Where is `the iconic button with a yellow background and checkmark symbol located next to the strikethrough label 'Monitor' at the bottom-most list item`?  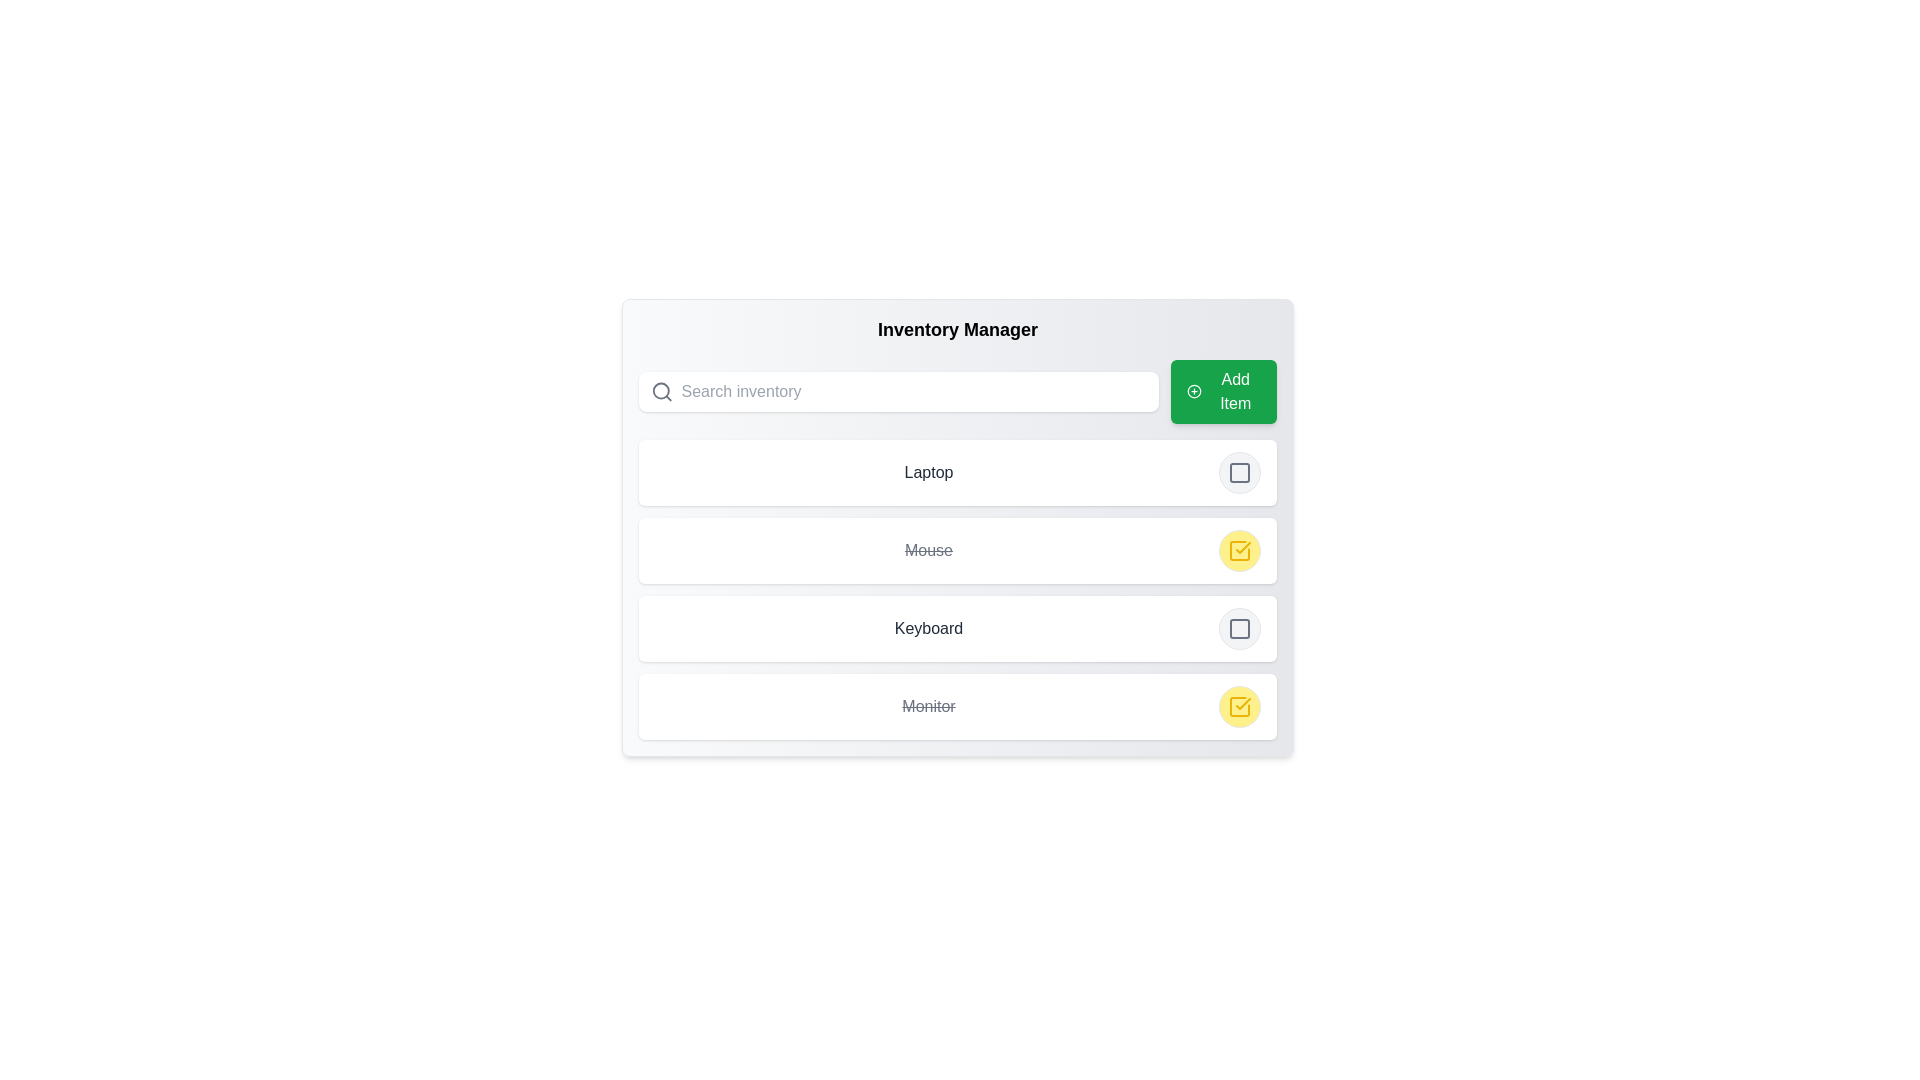
the iconic button with a yellow background and checkmark symbol located next to the strikethrough label 'Monitor' at the bottom-most list item is located at coordinates (1238, 705).